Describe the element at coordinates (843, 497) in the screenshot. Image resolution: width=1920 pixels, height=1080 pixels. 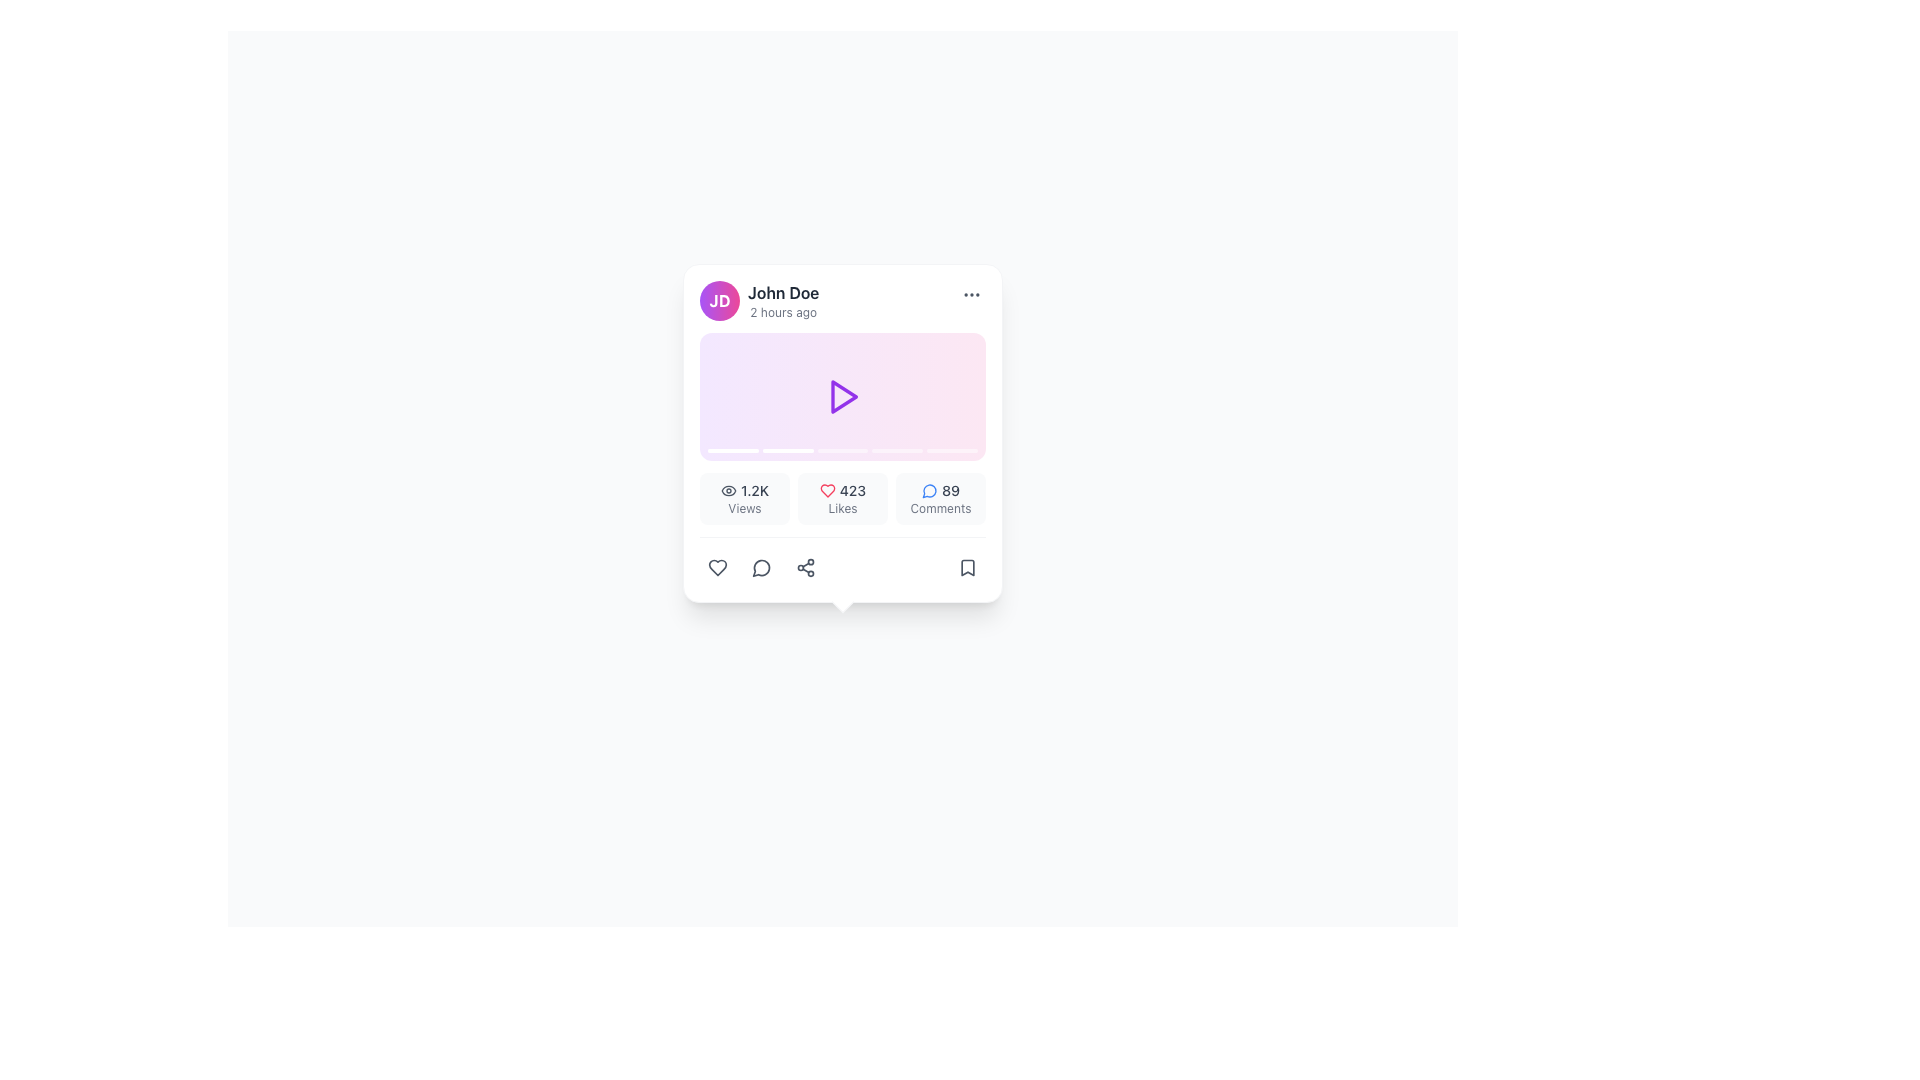
I see `the middle section of the Statistical display unit that shows 'Likes' for accessibility features` at that location.